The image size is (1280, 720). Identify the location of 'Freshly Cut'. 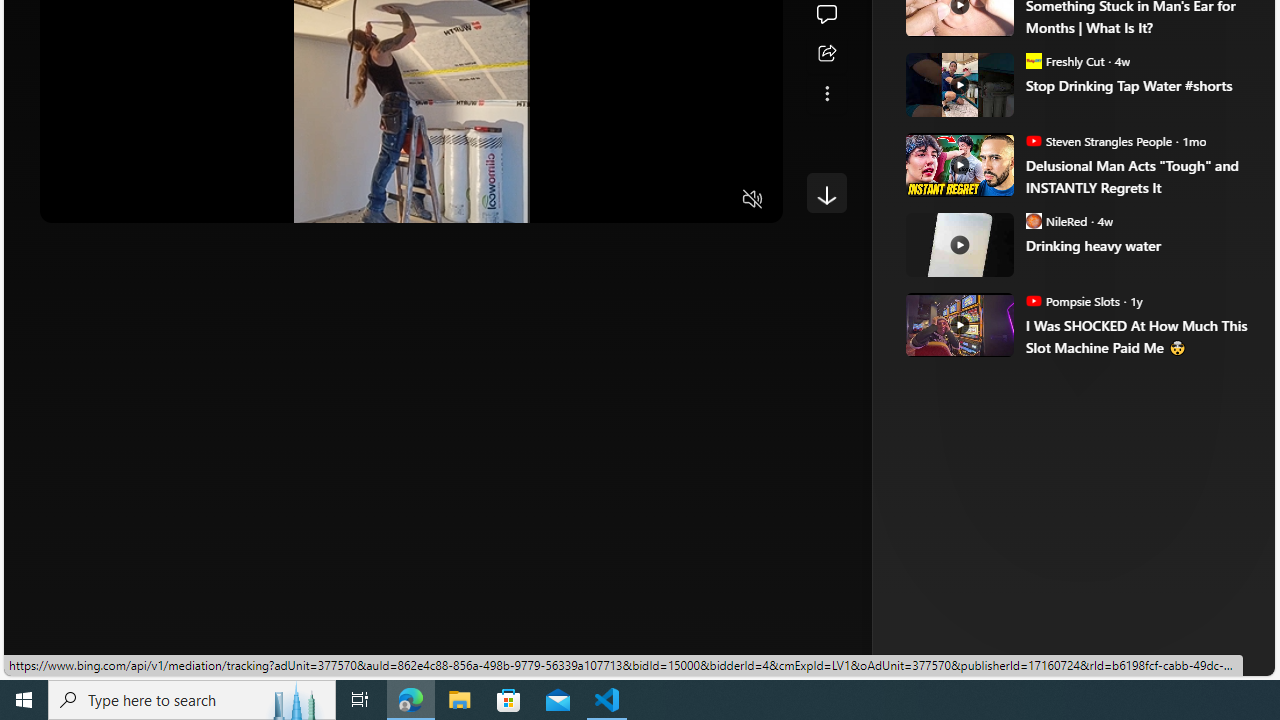
(1033, 59).